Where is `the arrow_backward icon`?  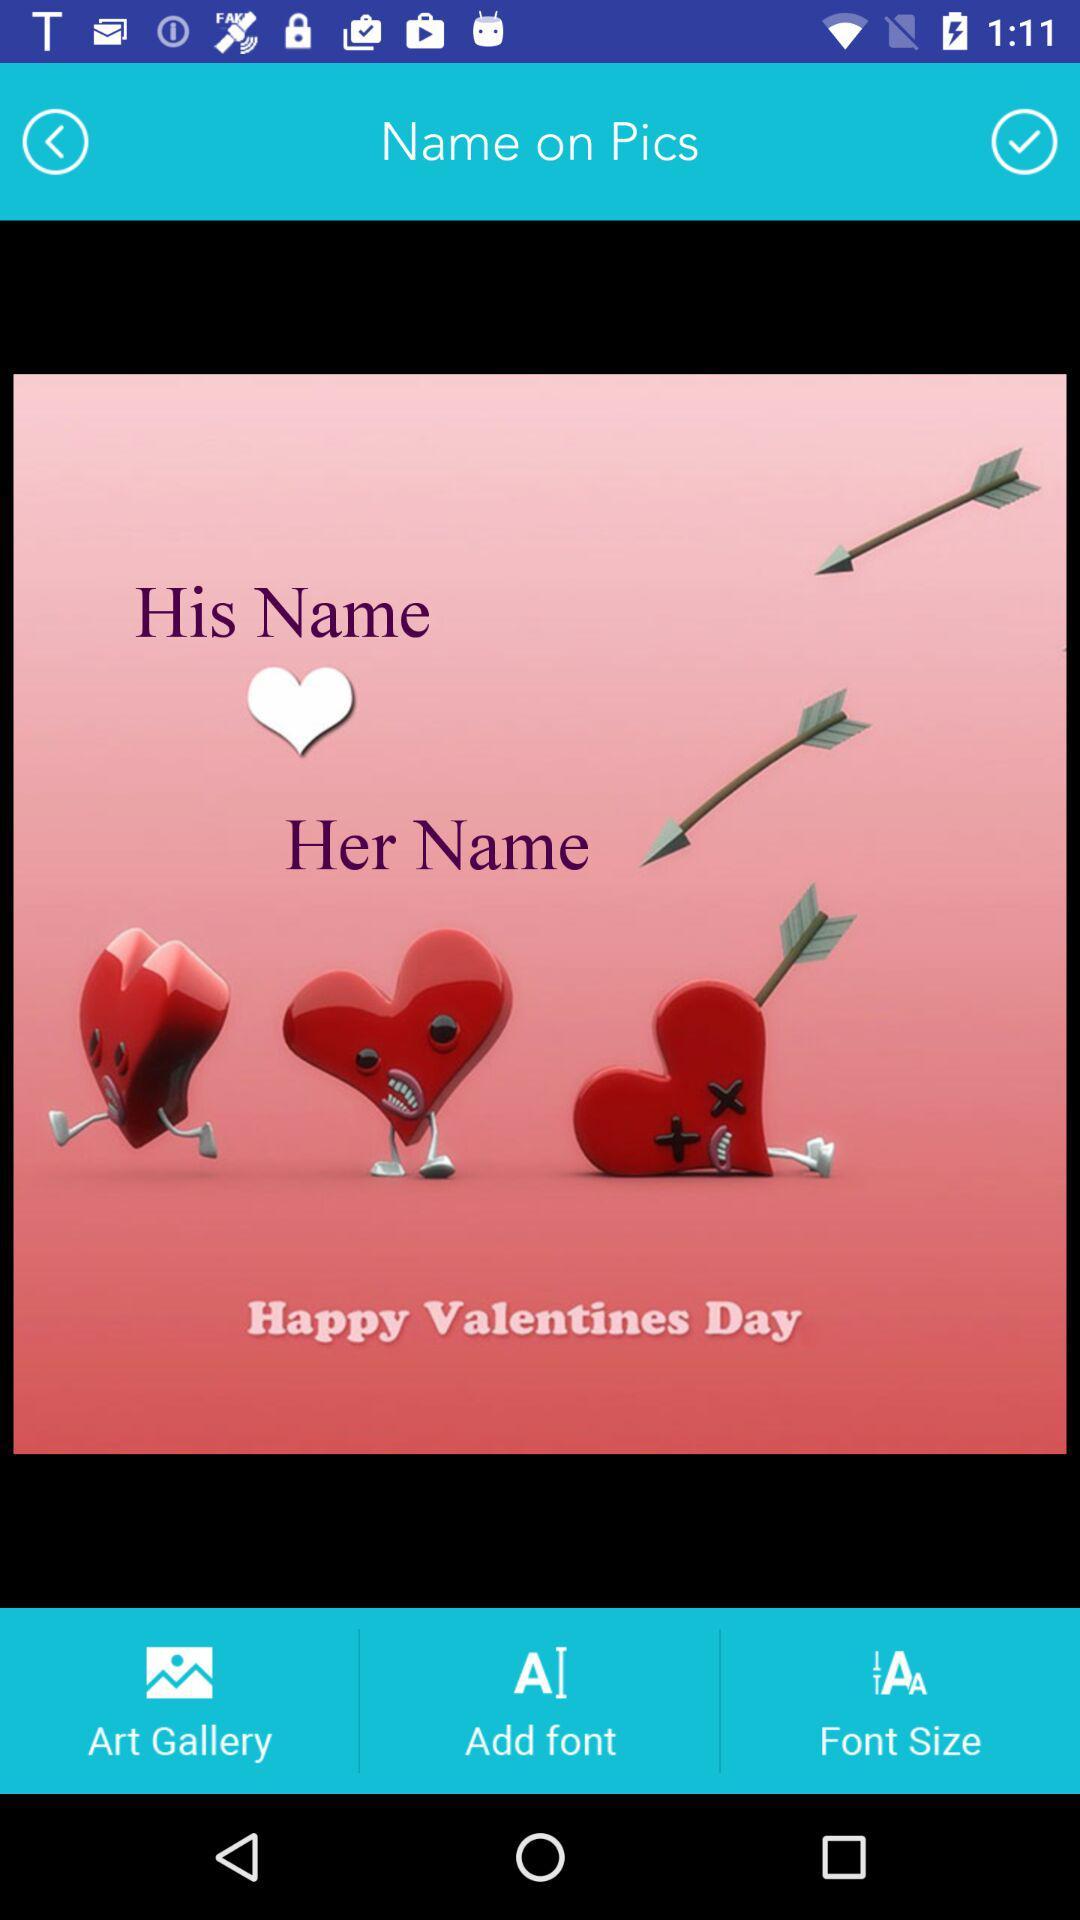
the arrow_backward icon is located at coordinates (54, 140).